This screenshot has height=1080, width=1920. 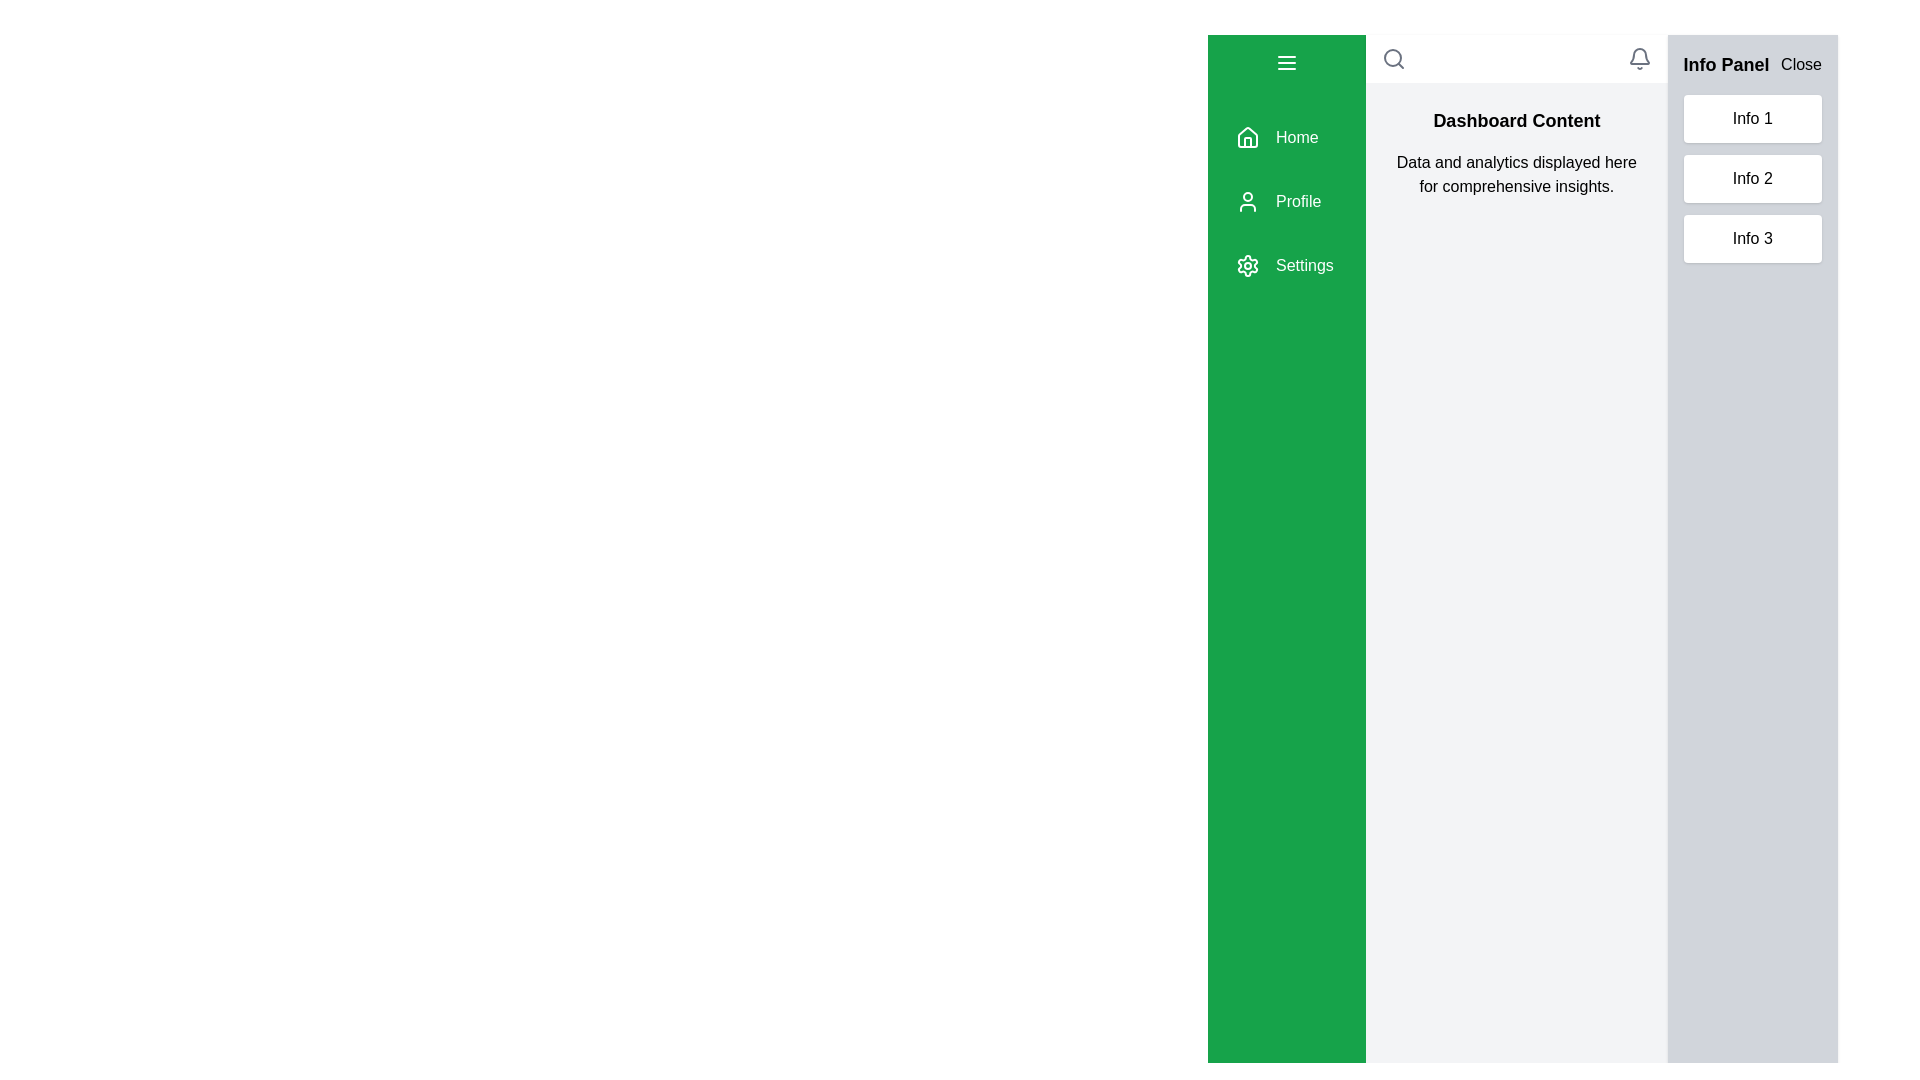 What do you see at coordinates (1393, 57) in the screenshot?
I see `the vector graphic icon of a magnifying glass located at the top-right of the main content area` at bounding box center [1393, 57].